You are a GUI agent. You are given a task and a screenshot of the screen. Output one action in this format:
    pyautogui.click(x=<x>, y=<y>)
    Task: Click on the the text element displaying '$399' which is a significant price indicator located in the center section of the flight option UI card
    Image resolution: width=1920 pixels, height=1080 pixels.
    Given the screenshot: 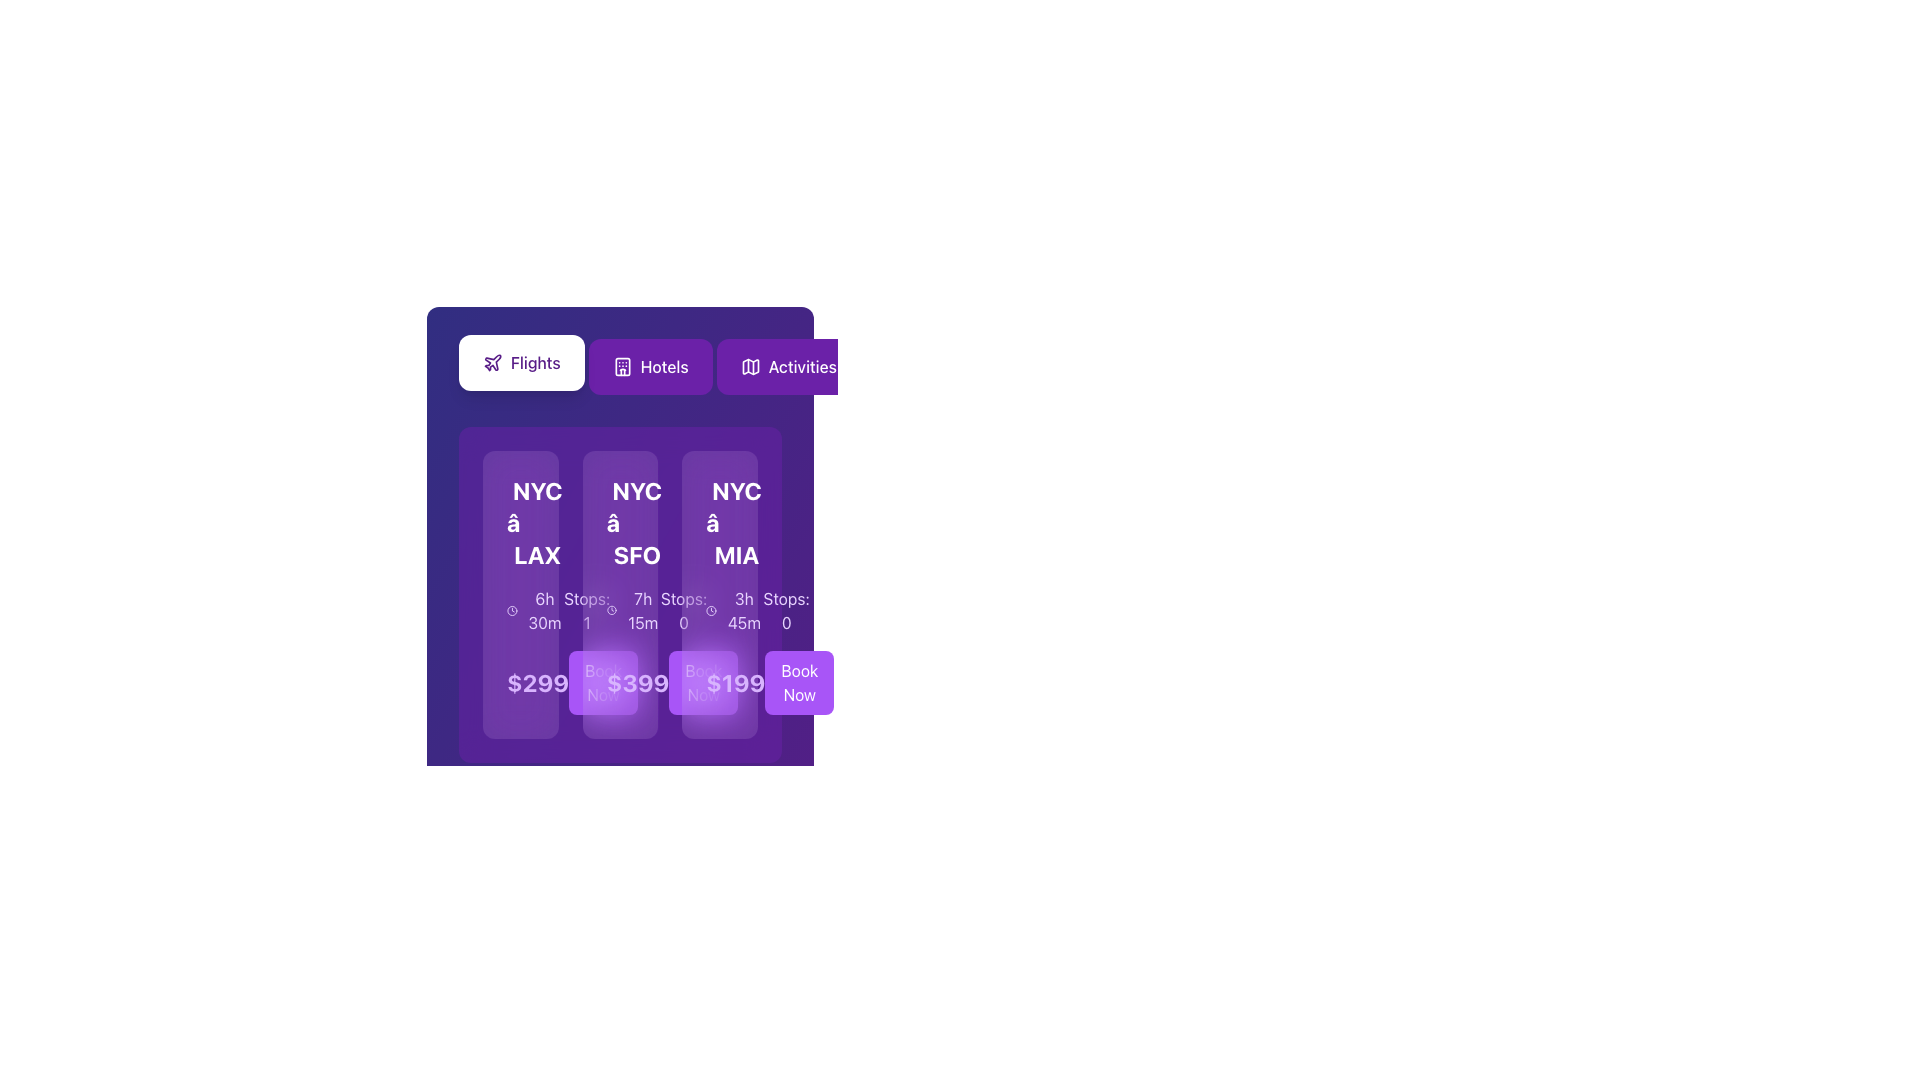 What is the action you would take?
    pyautogui.click(x=637, y=681)
    